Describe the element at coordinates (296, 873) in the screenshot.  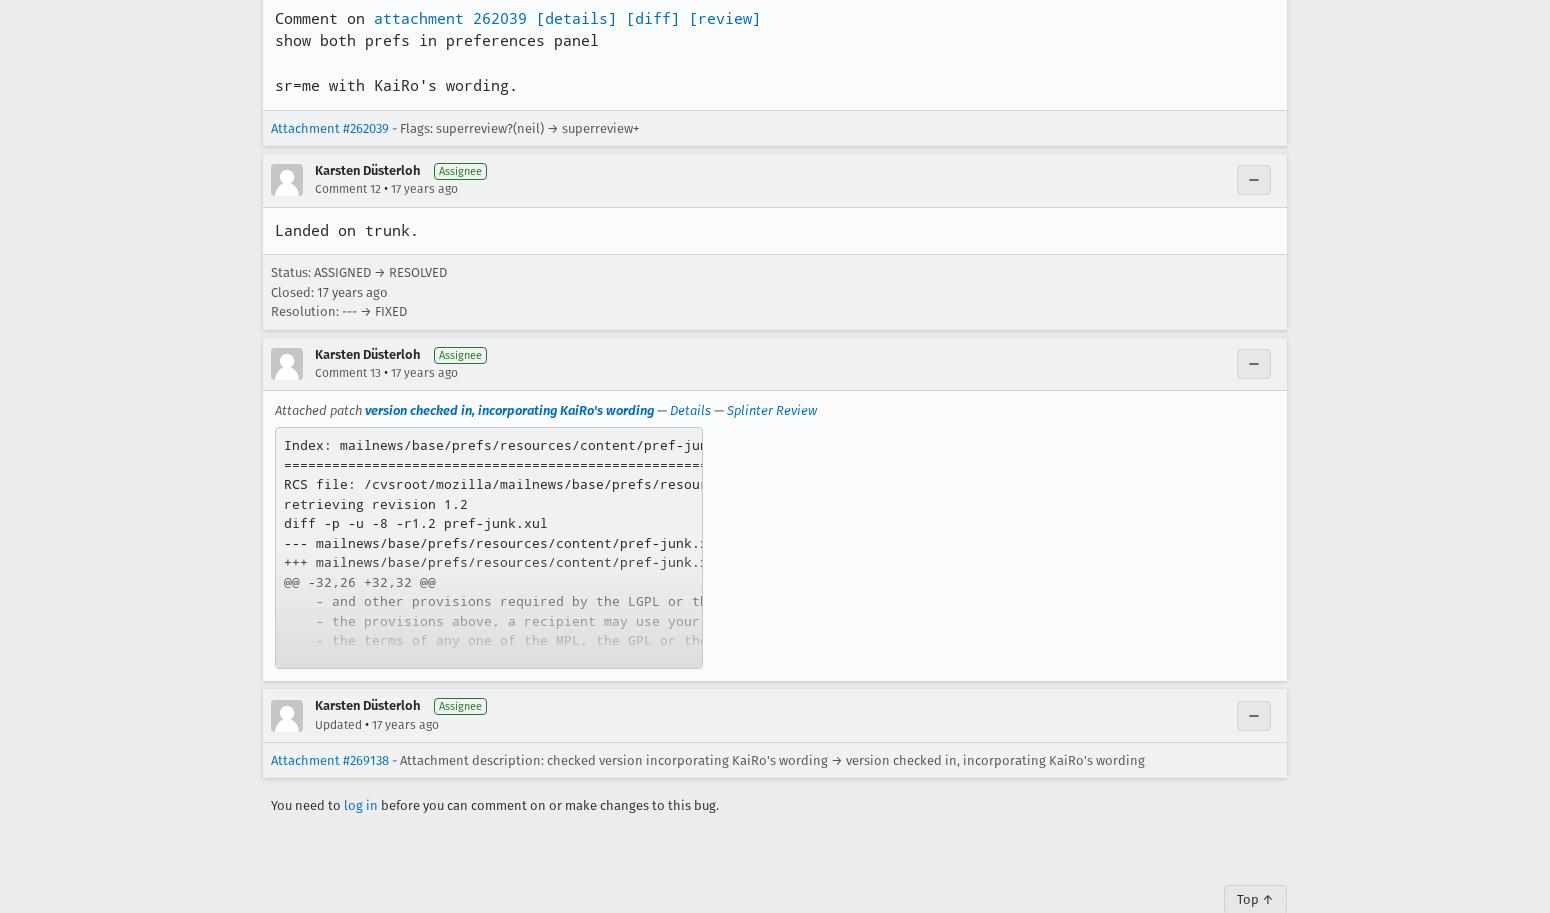
I see `'+]>'` at that location.